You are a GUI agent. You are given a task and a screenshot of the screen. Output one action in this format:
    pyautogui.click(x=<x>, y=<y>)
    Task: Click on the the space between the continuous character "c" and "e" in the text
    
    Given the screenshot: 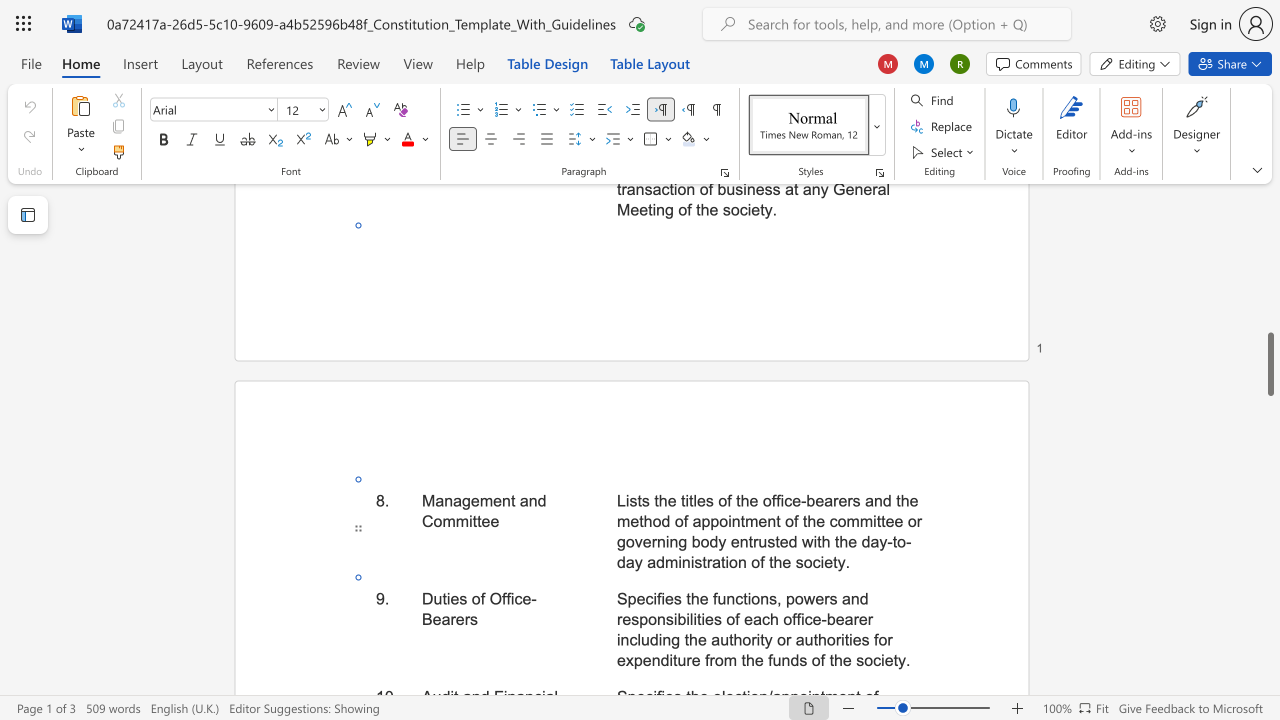 What is the action you would take?
    pyautogui.click(x=522, y=597)
    